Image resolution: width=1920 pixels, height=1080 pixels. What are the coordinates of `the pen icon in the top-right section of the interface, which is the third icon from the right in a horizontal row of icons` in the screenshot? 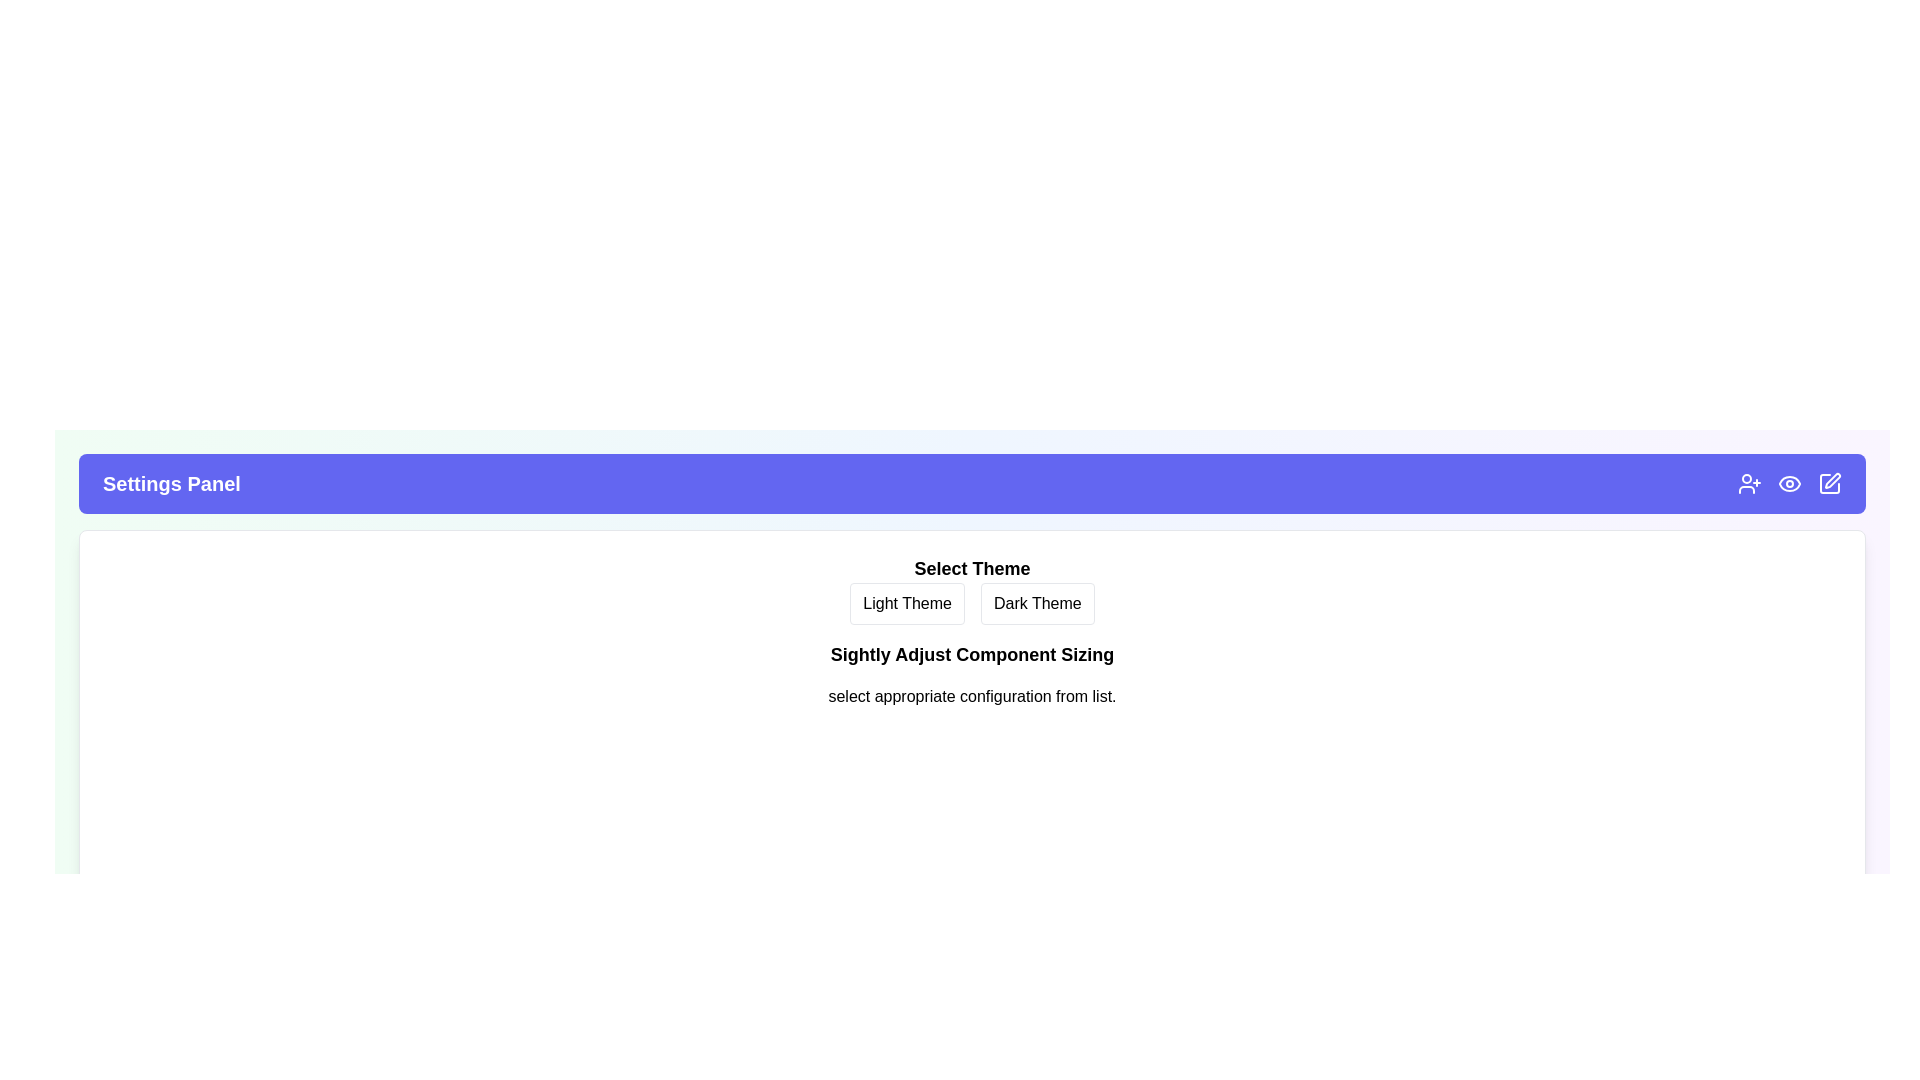 It's located at (1829, 483).